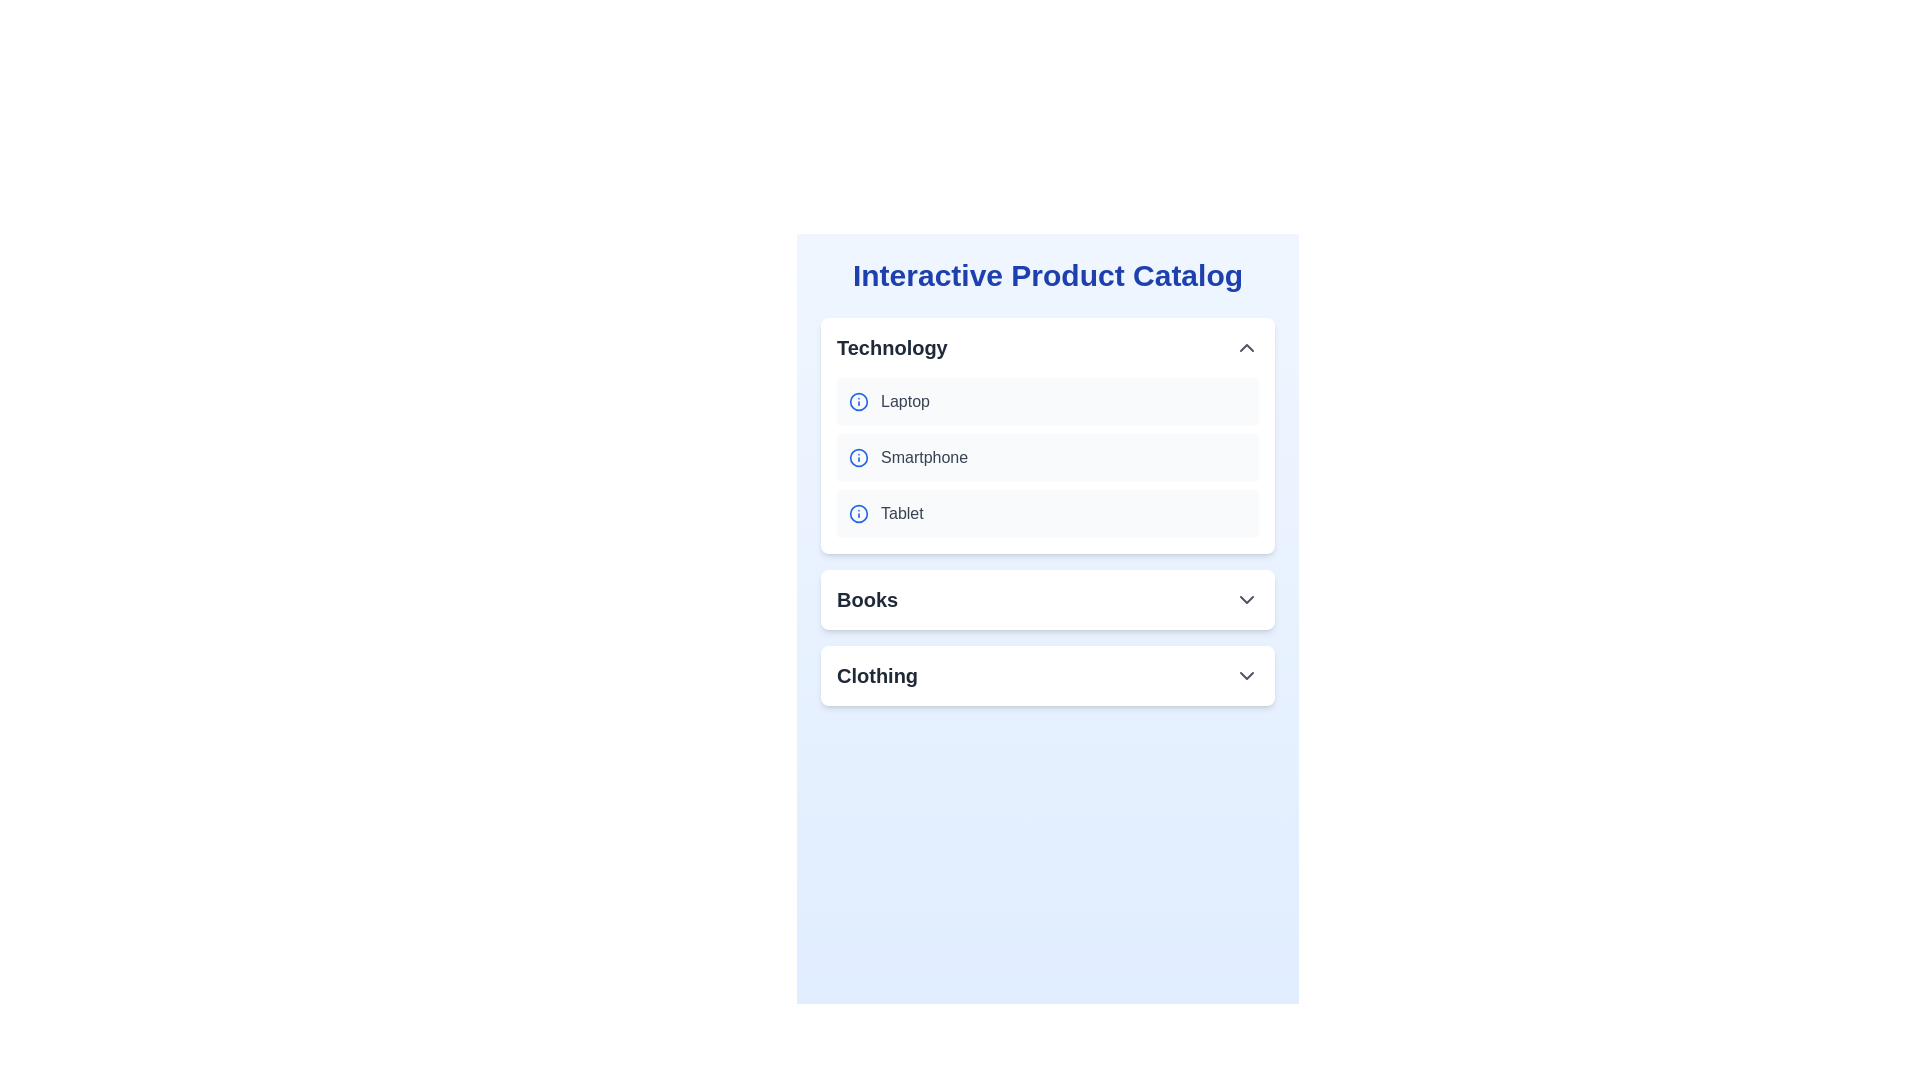  Describe the element at coordinates (1046, 458) in the screenshot. I see `the 'Smartphone' list item, which has a light gray background, rounded corners, and is the second item` at that location.